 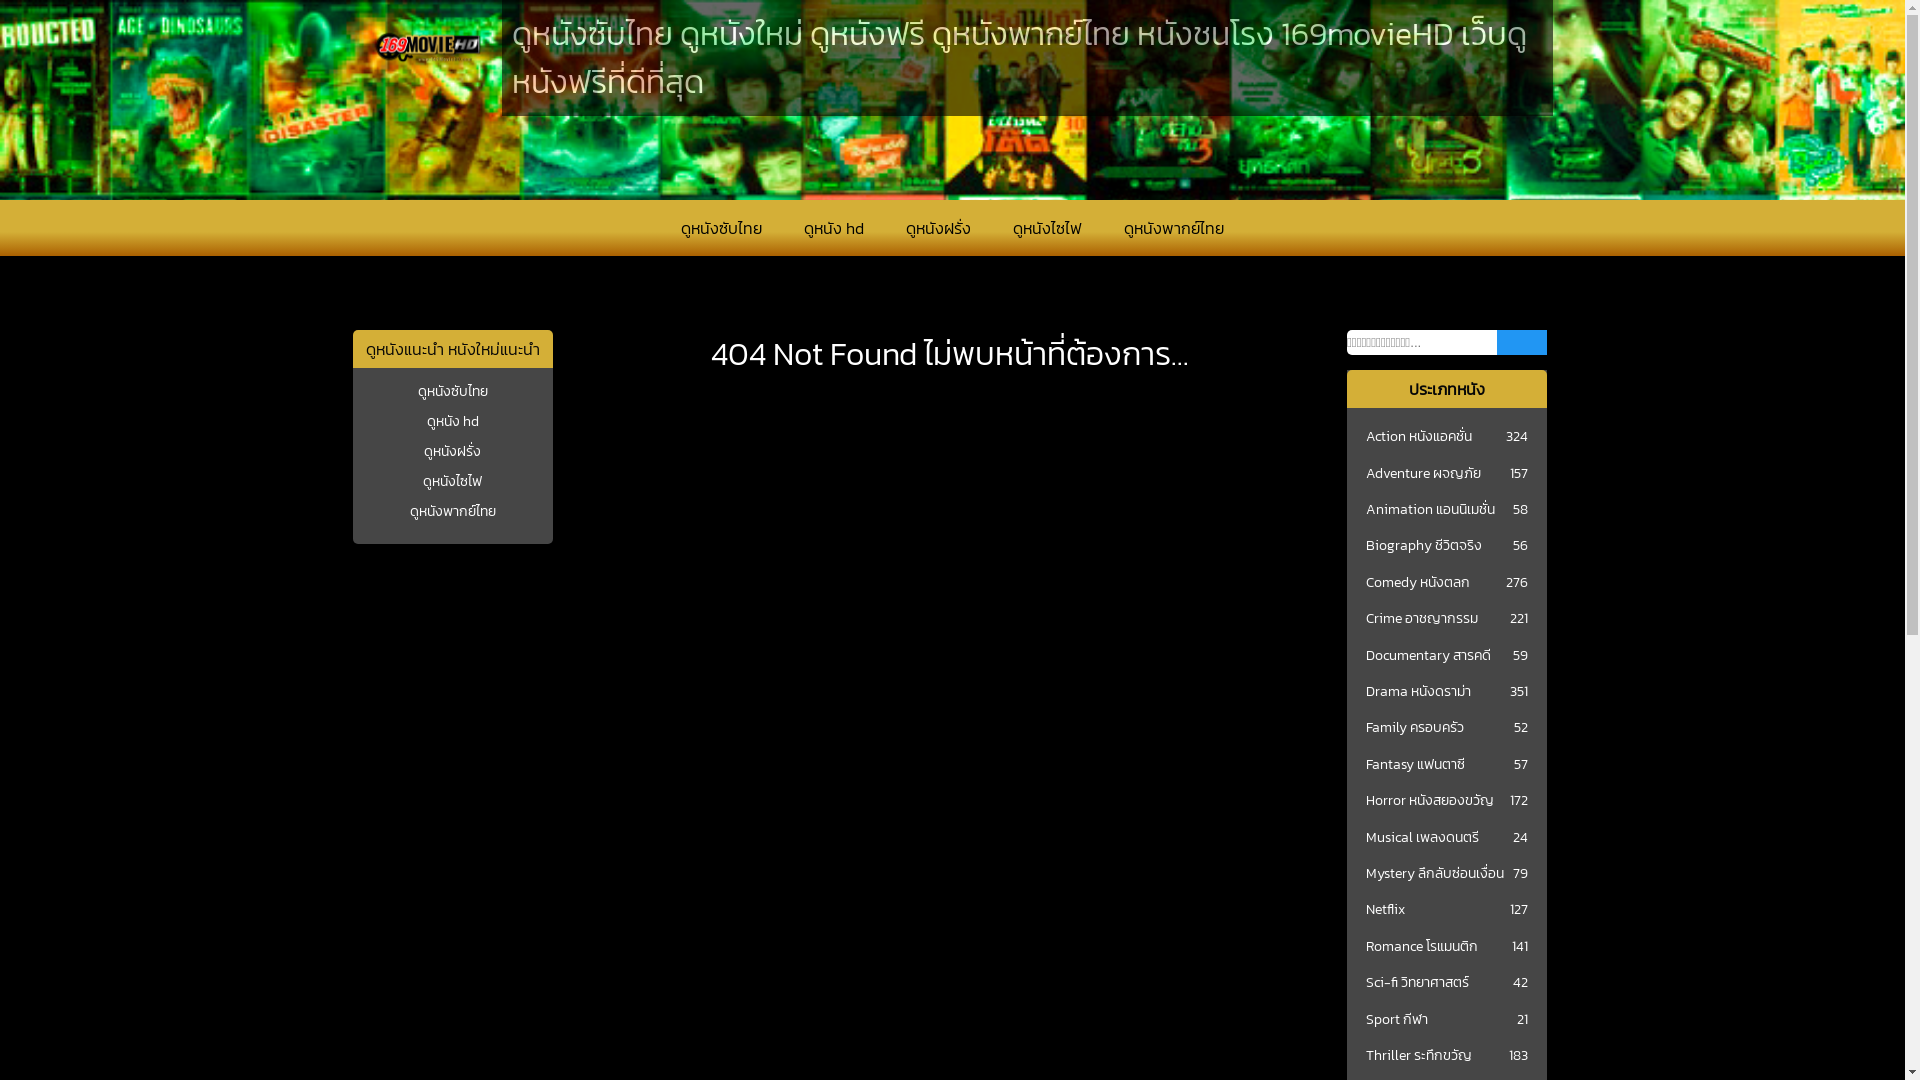 What do you see at coordinates (1384, 910) in the screenshot?
I see `'Netflix'` at bounding box center [1384, 910].